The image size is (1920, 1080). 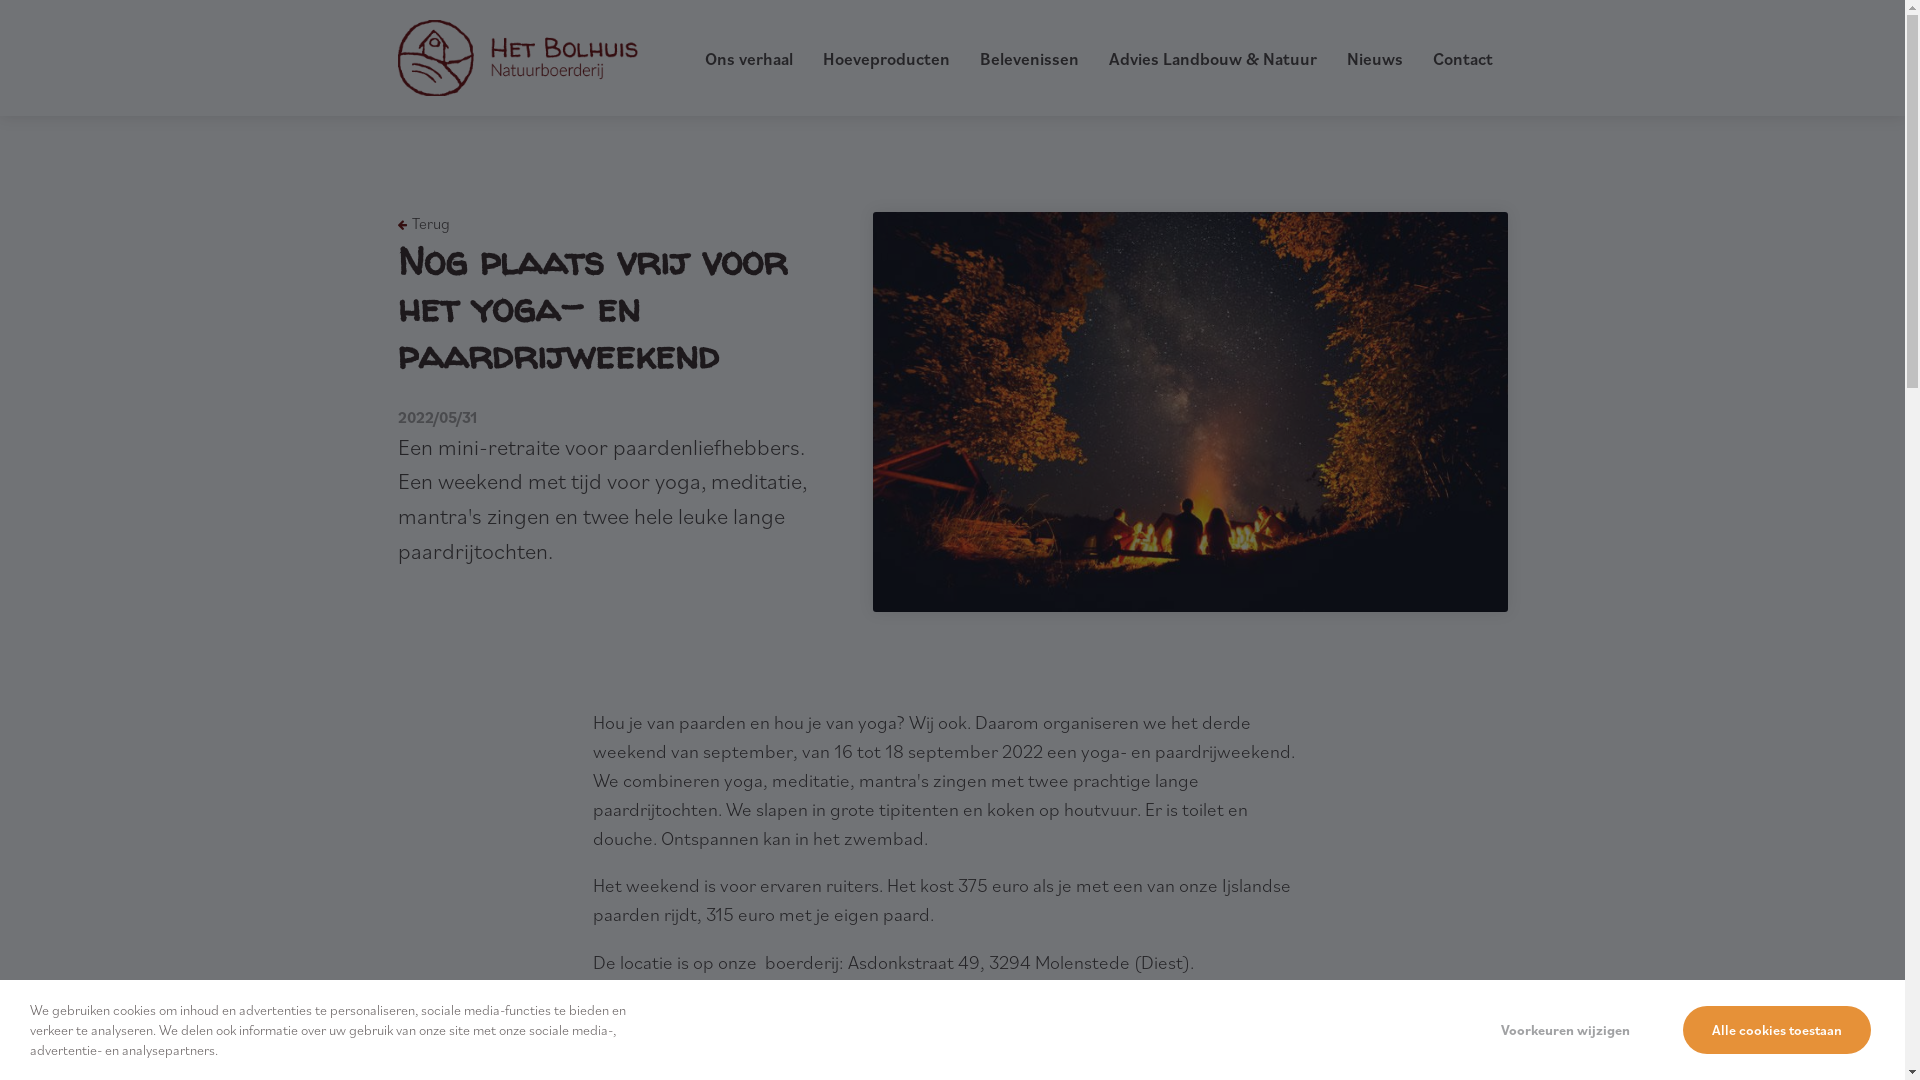 I want to click on 'Belevenissen', so click(x=1029, y=57).